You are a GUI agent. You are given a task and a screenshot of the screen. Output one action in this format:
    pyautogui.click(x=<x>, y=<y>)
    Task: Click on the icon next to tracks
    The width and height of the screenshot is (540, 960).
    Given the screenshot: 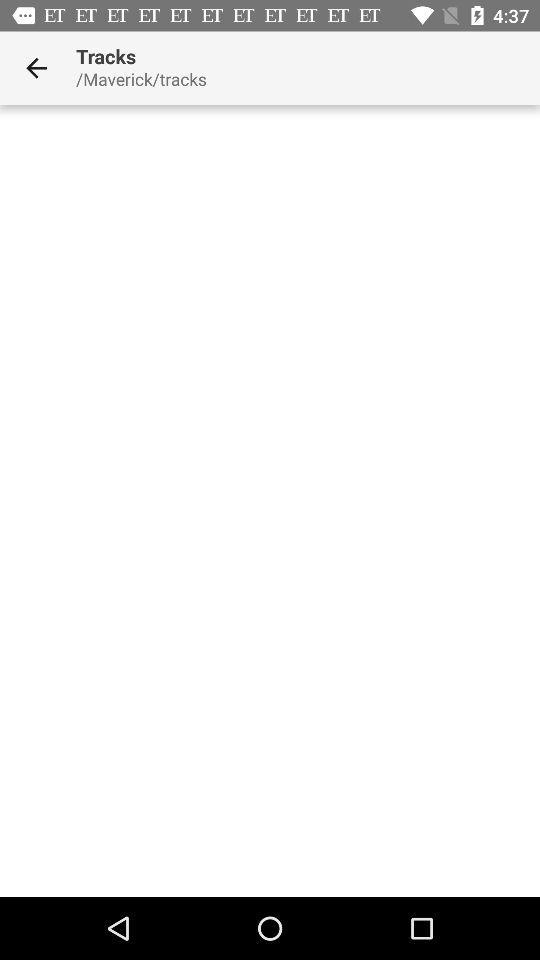 What is the action you would take?
    pyautogui.click(x=36, y=68)
    